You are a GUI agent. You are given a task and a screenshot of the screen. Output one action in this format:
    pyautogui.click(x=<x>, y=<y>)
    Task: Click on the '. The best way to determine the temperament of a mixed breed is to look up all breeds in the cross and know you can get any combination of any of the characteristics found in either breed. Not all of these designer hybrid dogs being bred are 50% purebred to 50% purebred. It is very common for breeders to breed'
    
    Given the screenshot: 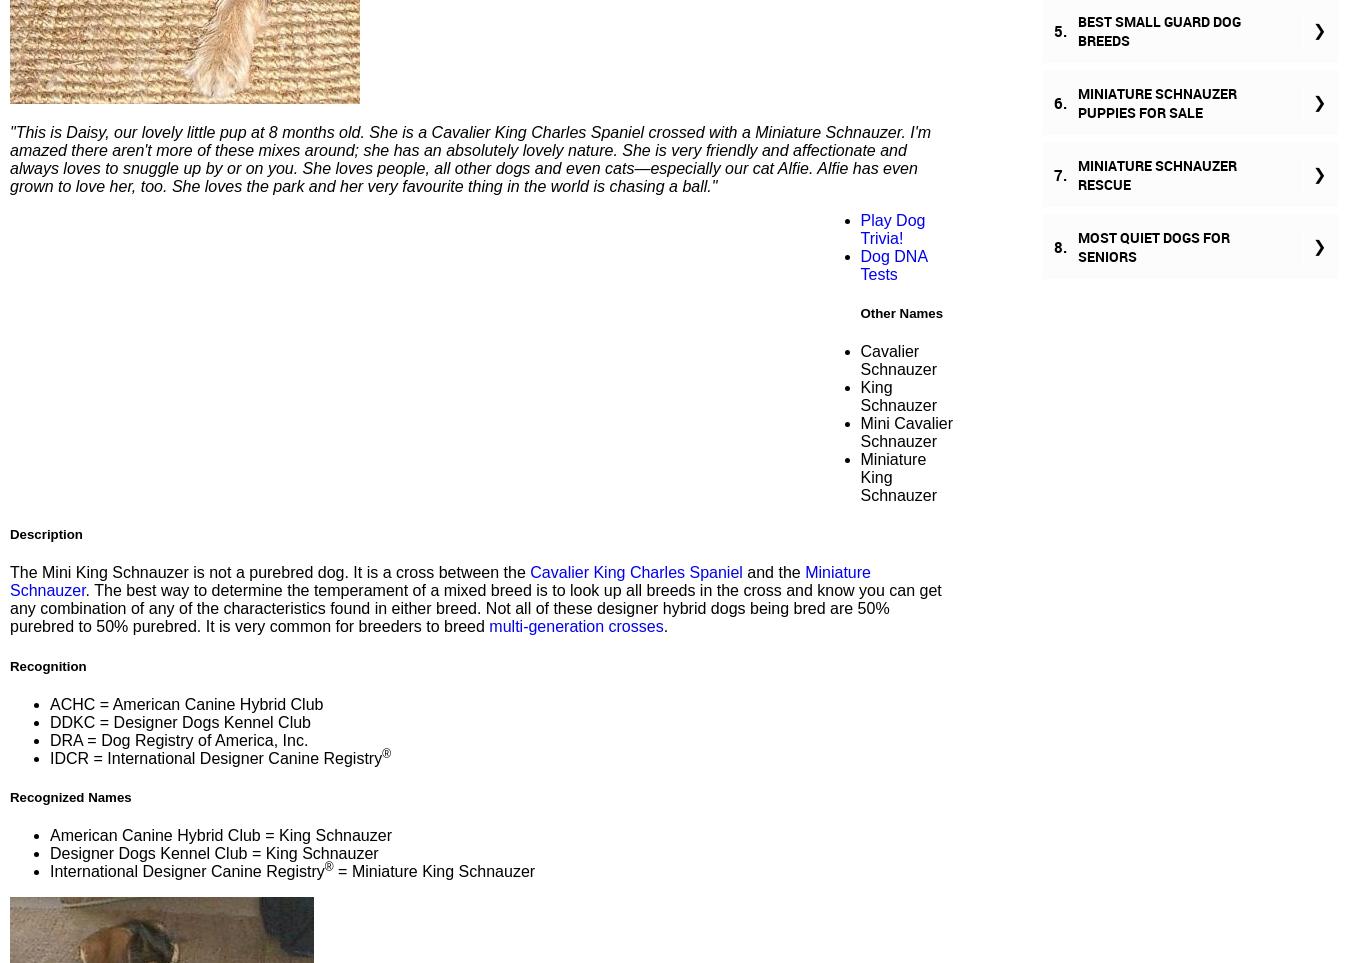 What is the action you would take?
    pyautogui.click(x=474, y=608)
    